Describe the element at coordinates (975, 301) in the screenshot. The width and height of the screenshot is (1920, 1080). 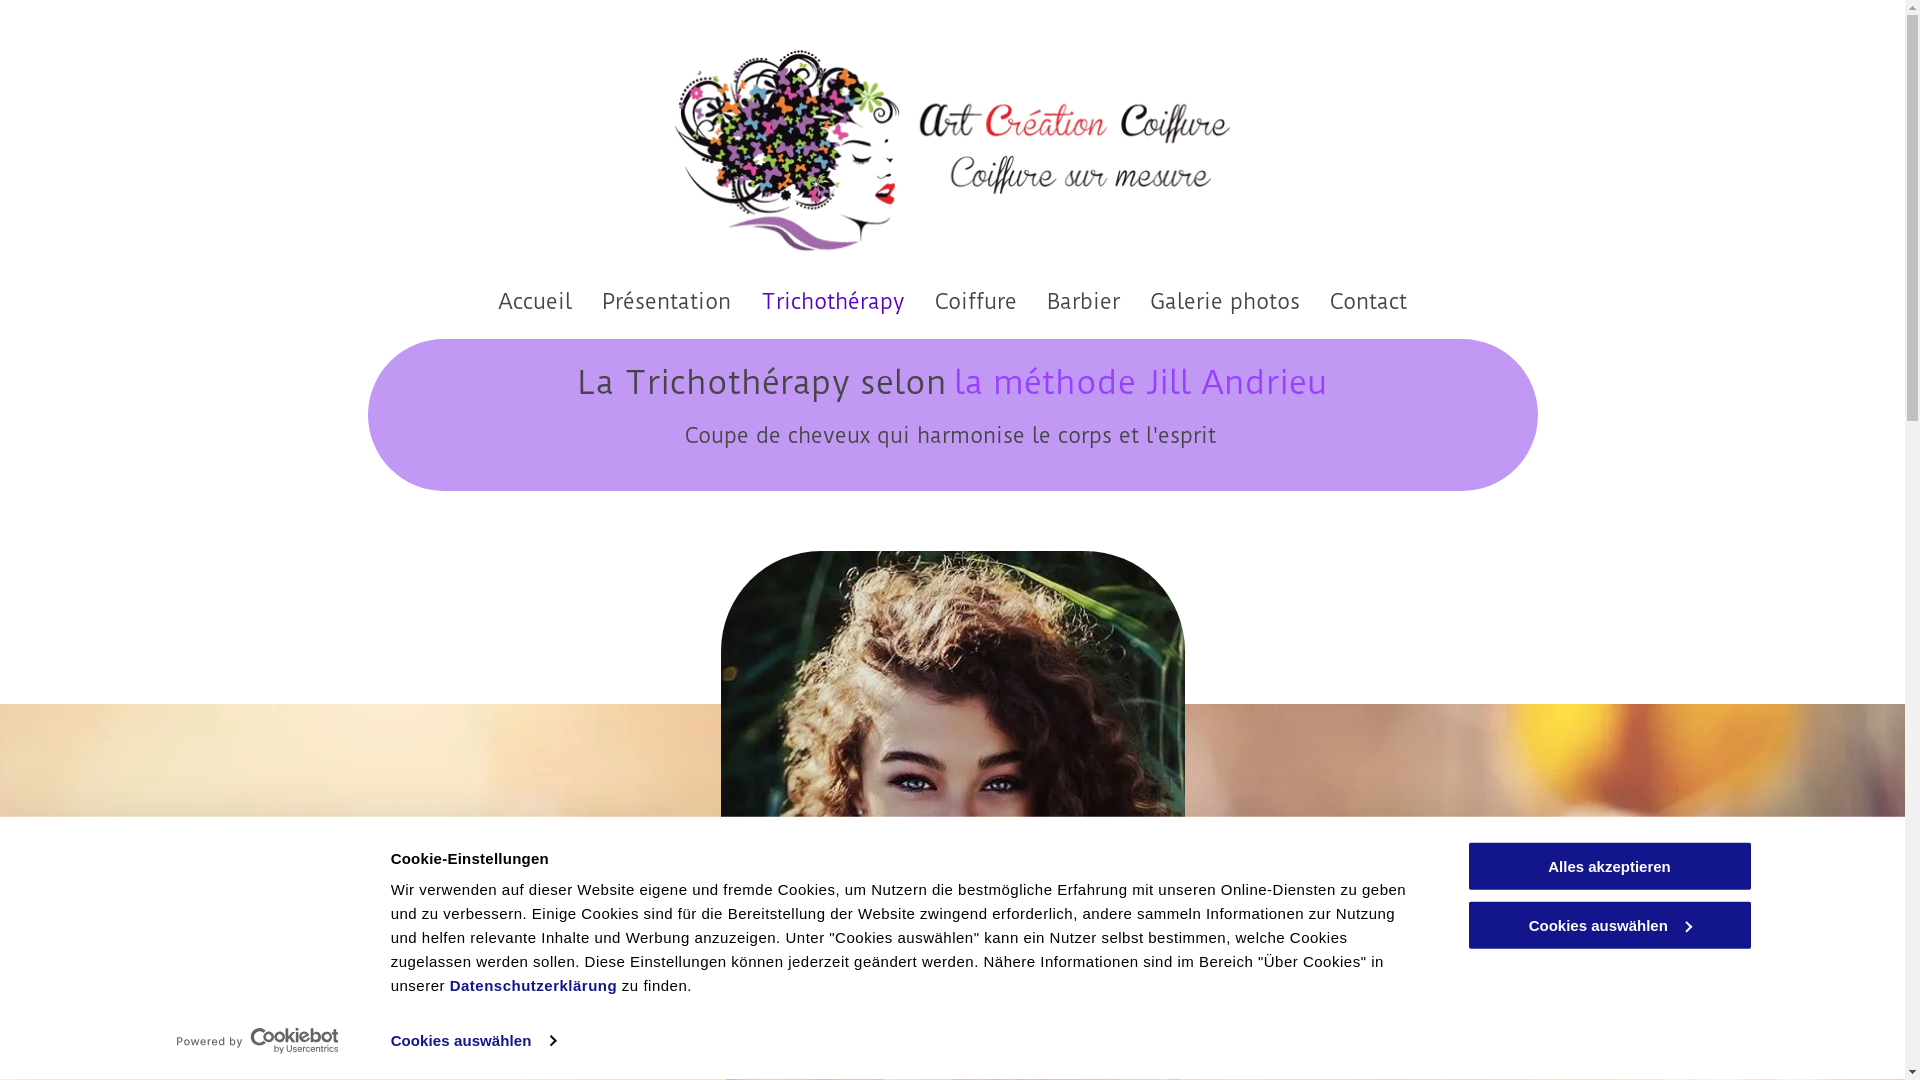
I see `'Coiffure'` at that location.